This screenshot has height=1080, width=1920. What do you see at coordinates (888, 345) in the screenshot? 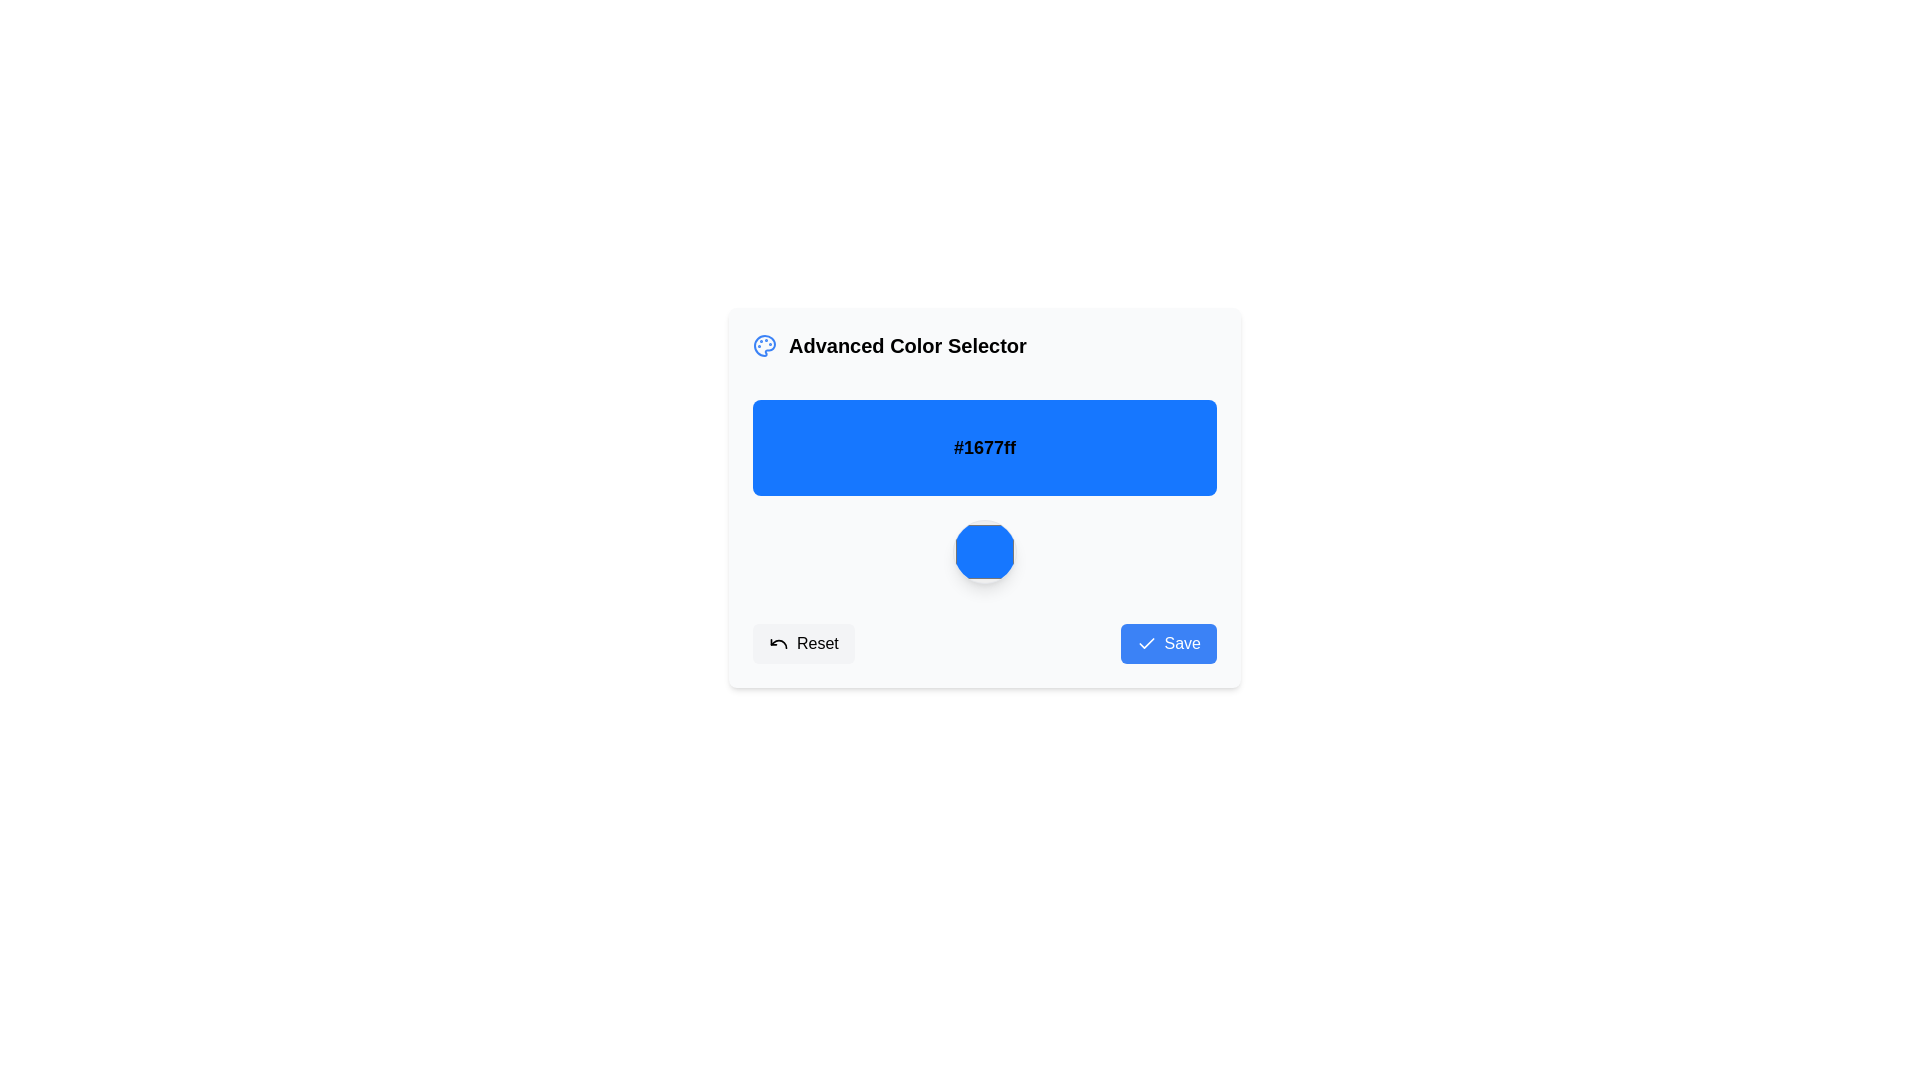
I see `the Header with icon and text that serves as a title for advanced color selection` at bounding box center [888, 345].